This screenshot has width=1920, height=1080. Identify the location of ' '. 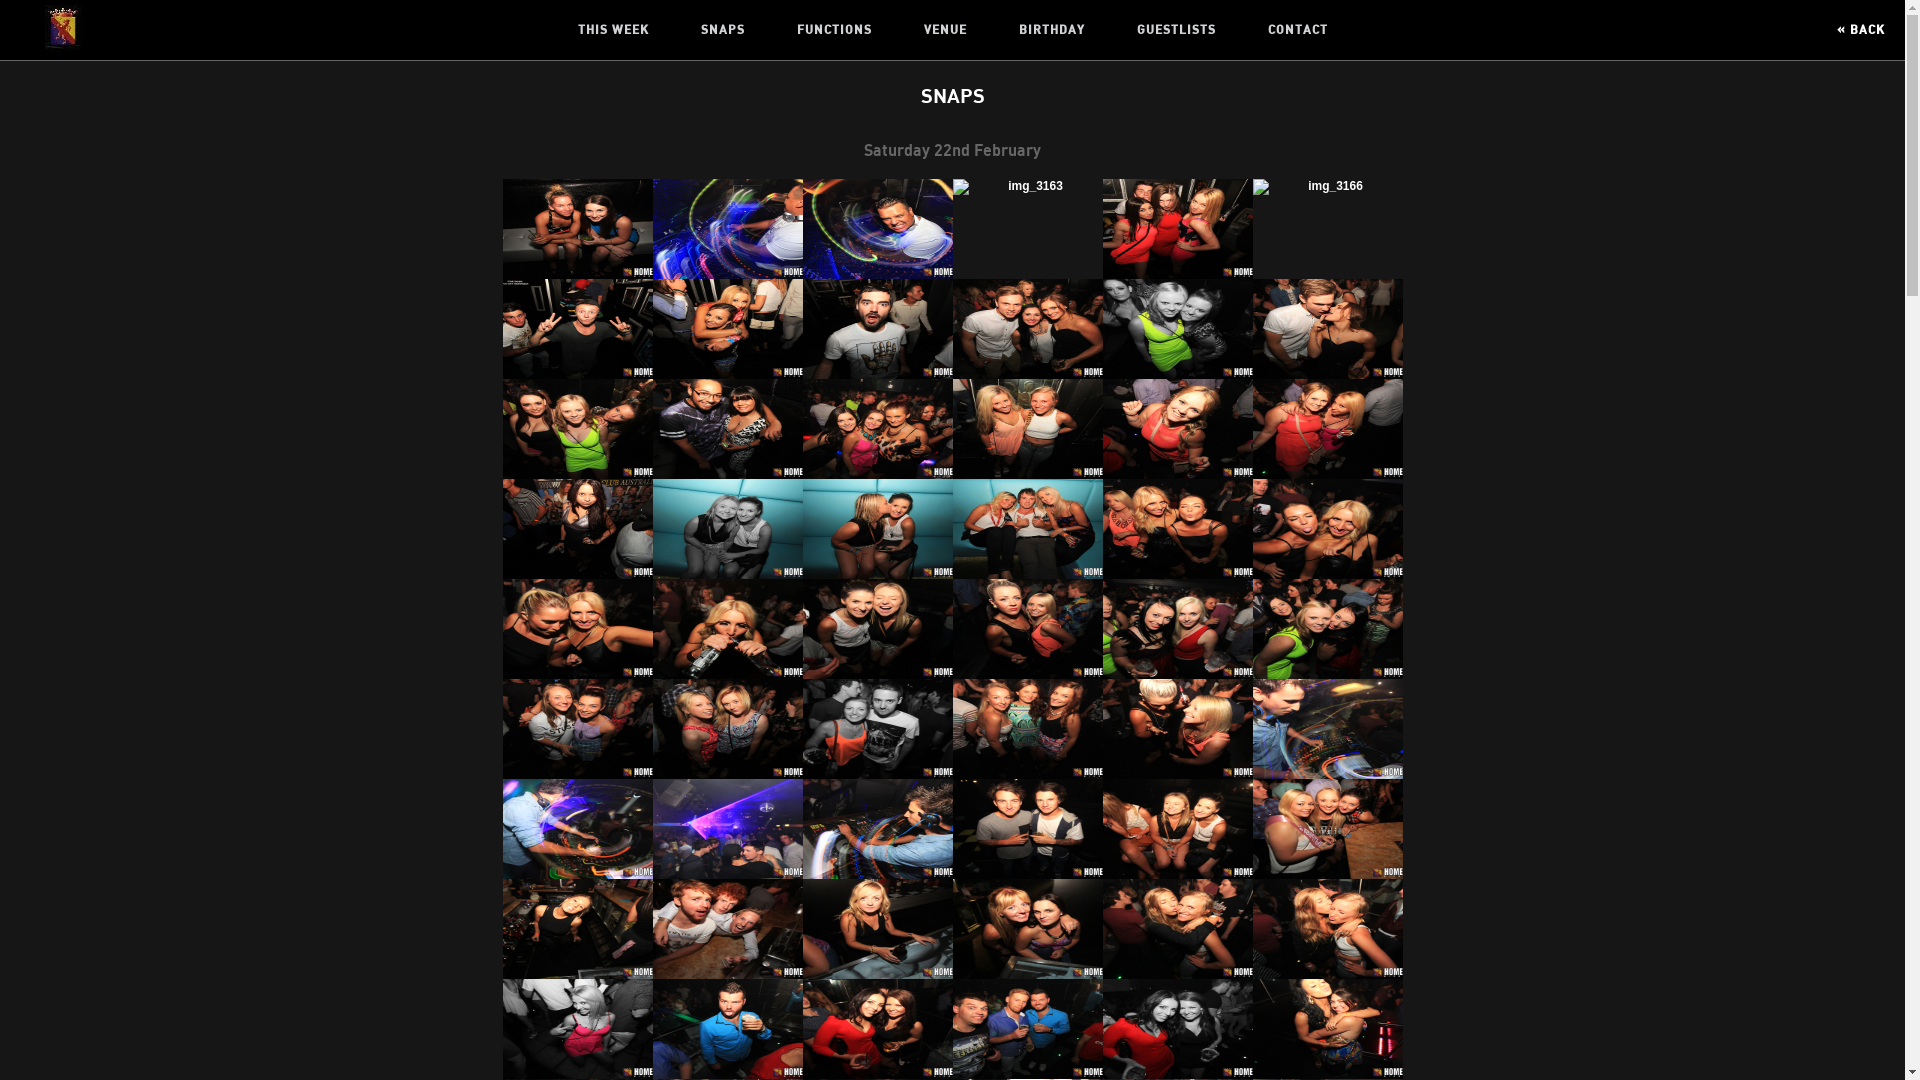
(1326, 1029).